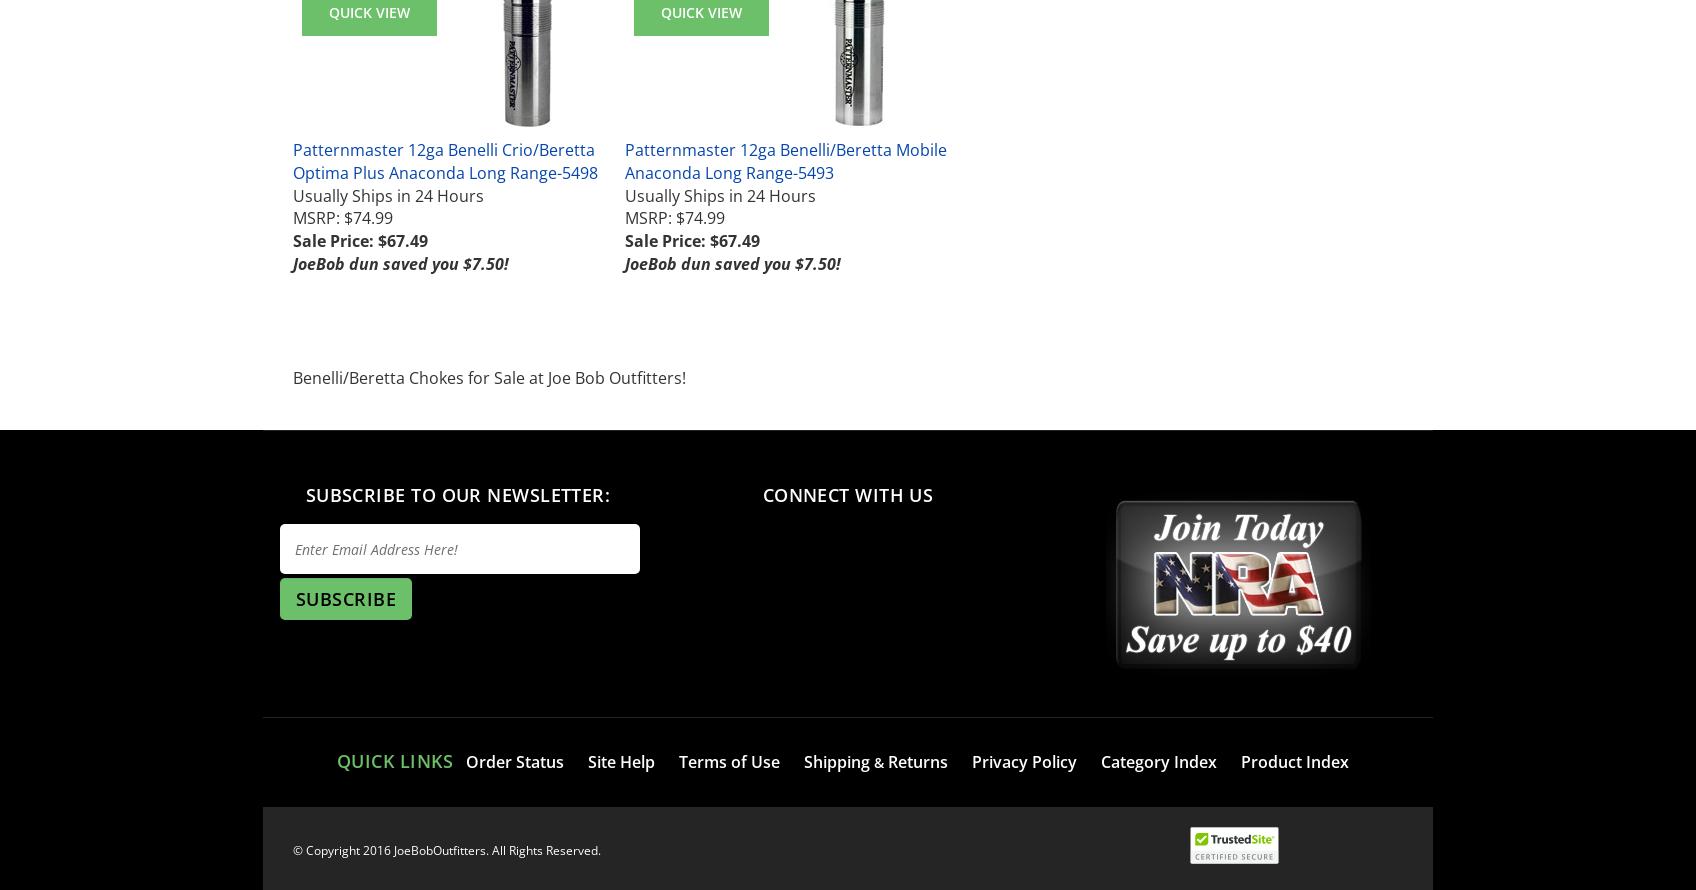  What do you see at coordinates (1294, 762) in the screenshot?
I see `'Product Index'` at bounding box center [1294, 762].